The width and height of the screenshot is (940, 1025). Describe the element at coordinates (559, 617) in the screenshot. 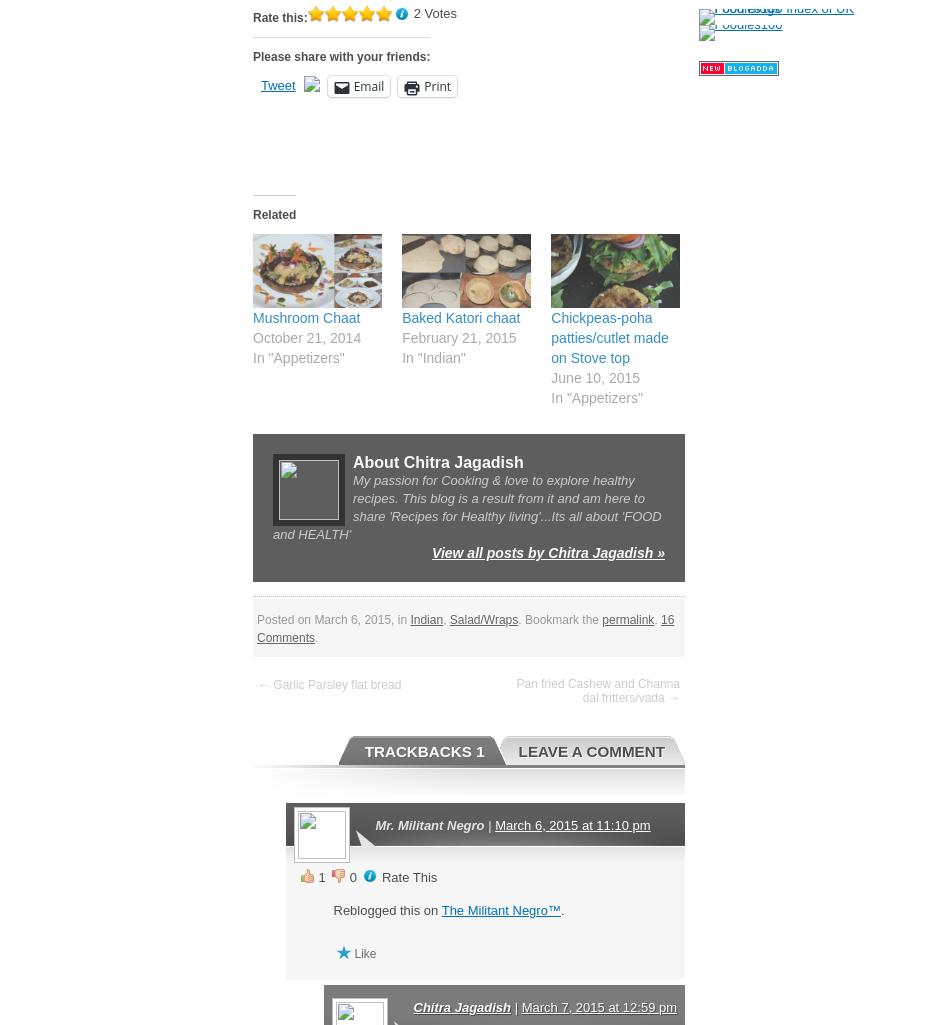

I see `'. Bookmark the'` at that location.